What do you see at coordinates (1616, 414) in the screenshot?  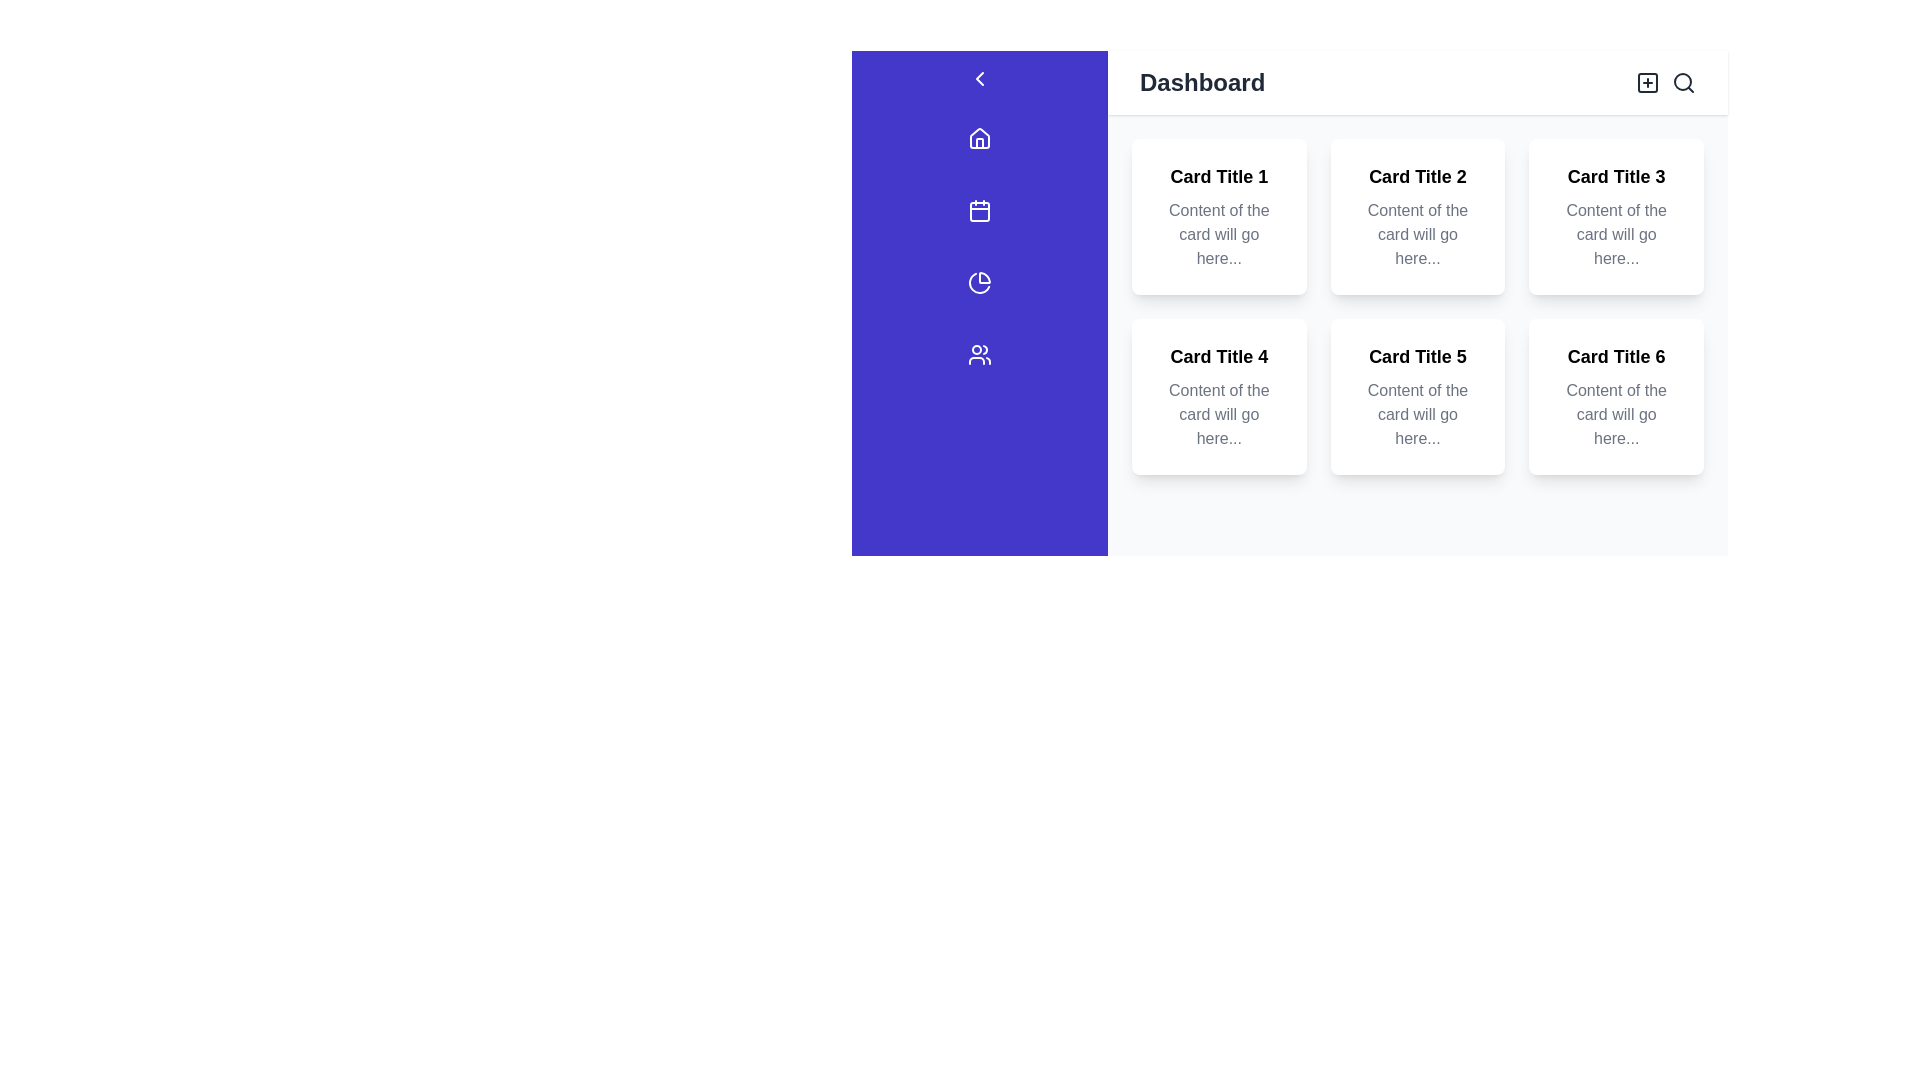 I see `the informational text element located below the title 'Card Title 6' in the sixth card of the grid layout` at bounding box center [1616, 414].